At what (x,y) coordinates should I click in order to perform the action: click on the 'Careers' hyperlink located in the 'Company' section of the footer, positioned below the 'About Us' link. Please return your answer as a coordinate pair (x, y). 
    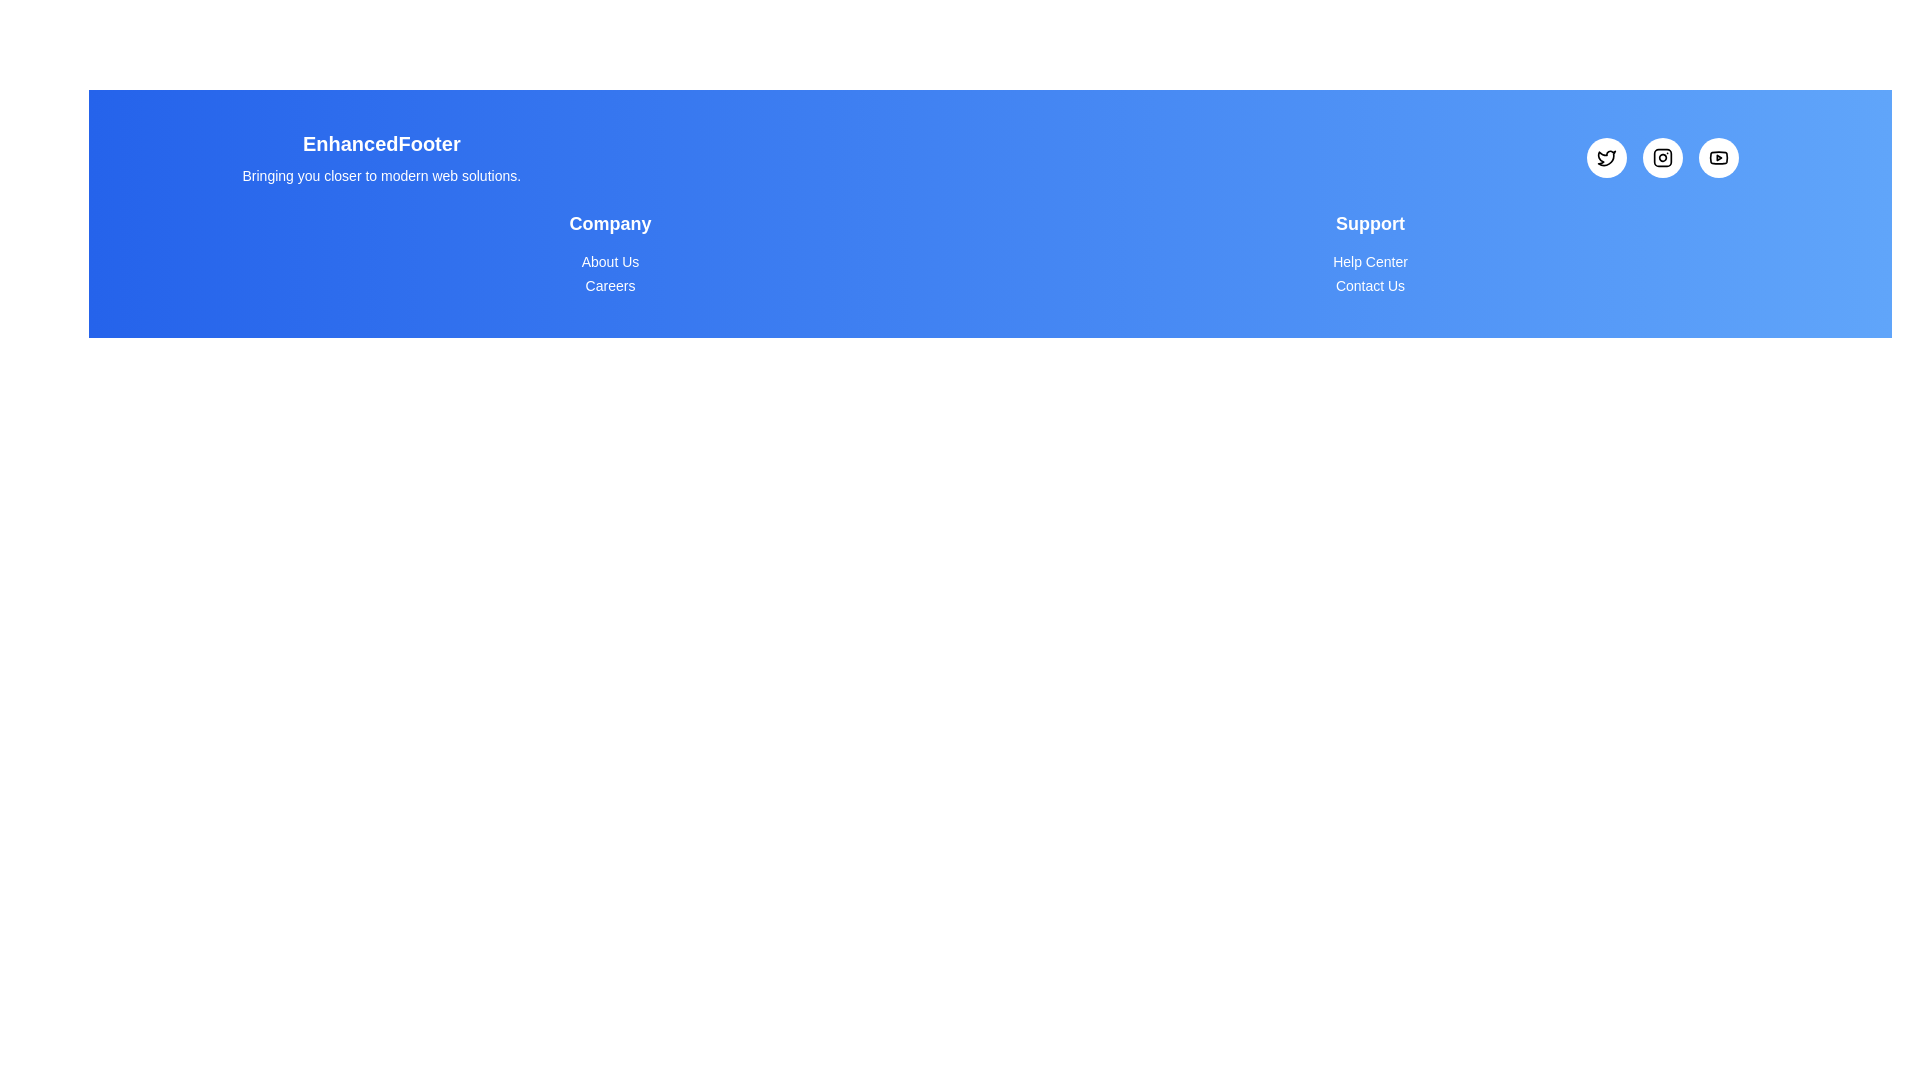
    Looking at the image, I should click on (608, 285).